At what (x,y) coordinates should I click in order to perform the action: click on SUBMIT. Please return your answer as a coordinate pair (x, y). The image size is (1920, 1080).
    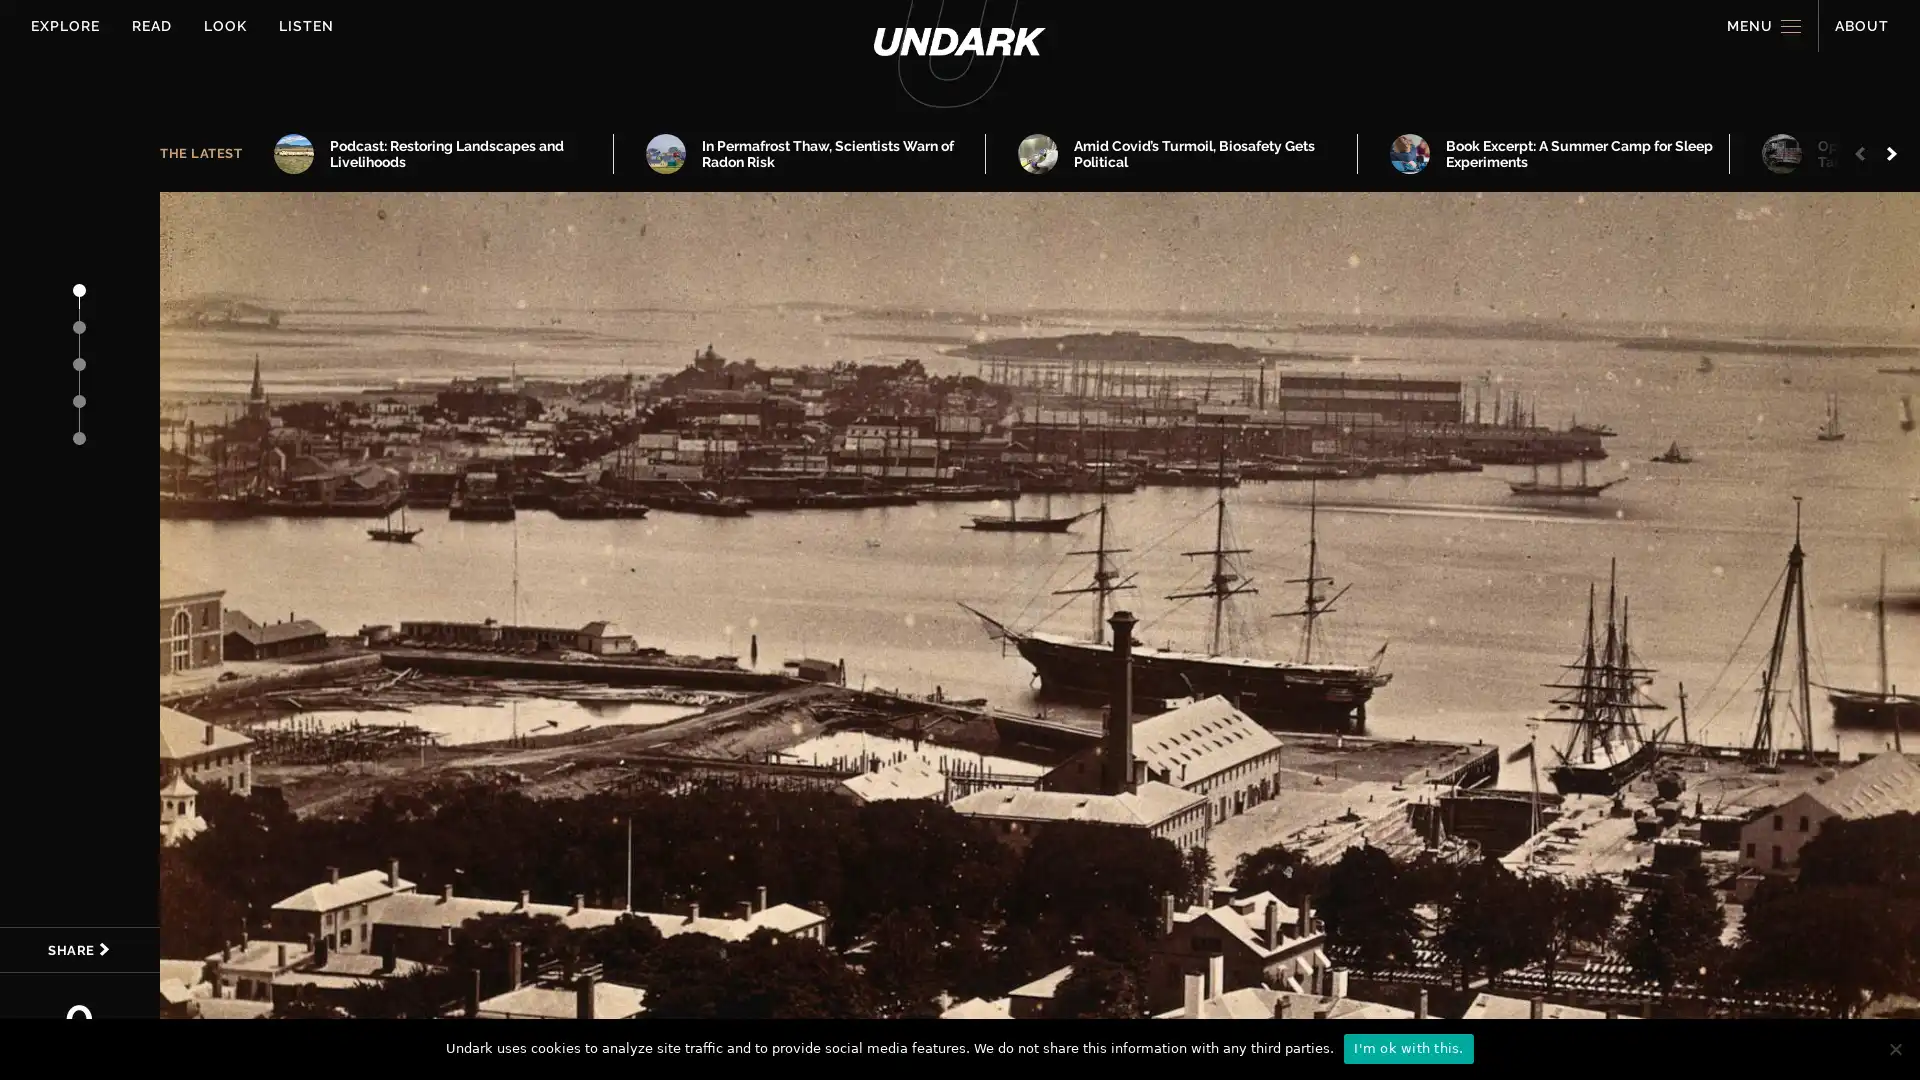
    Looking at the image, I should click on (1025, 733).